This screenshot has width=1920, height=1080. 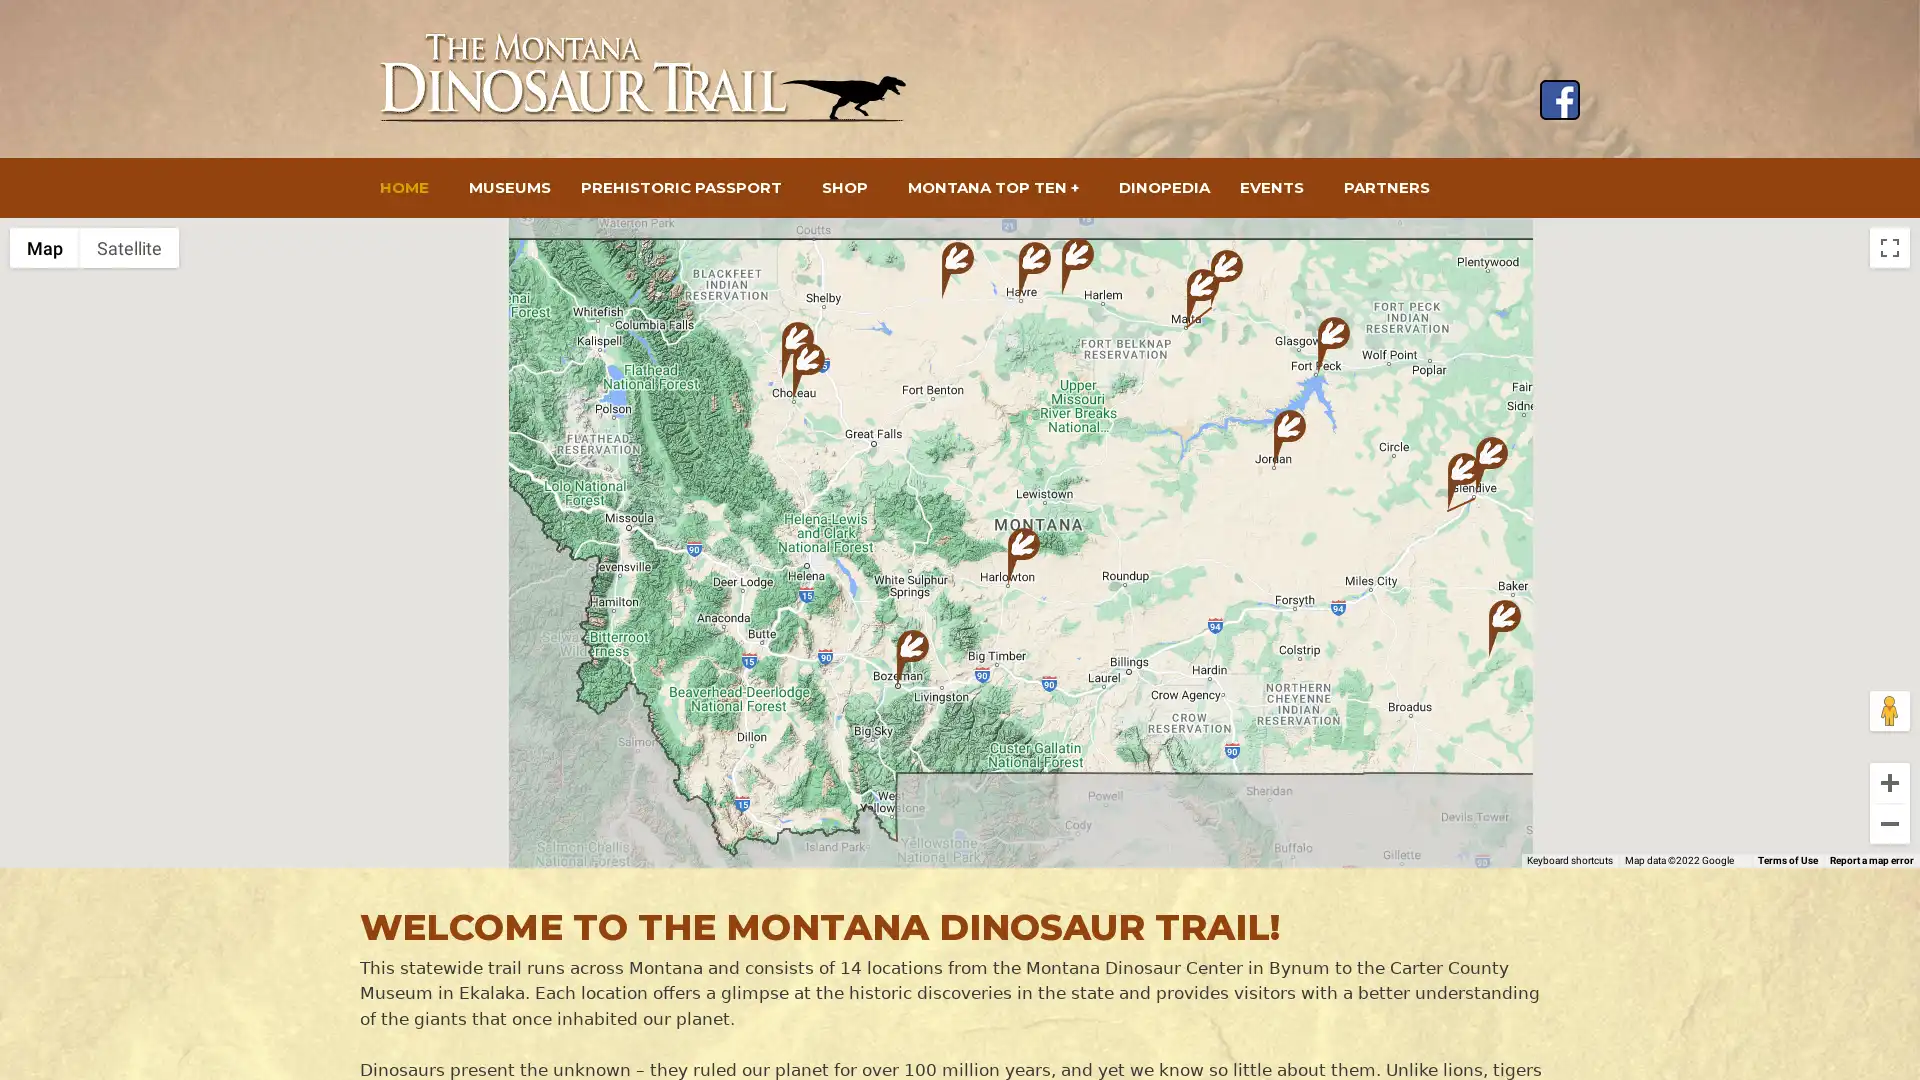 I want to click on Carter County Museum, so click(x=1505, y=627).